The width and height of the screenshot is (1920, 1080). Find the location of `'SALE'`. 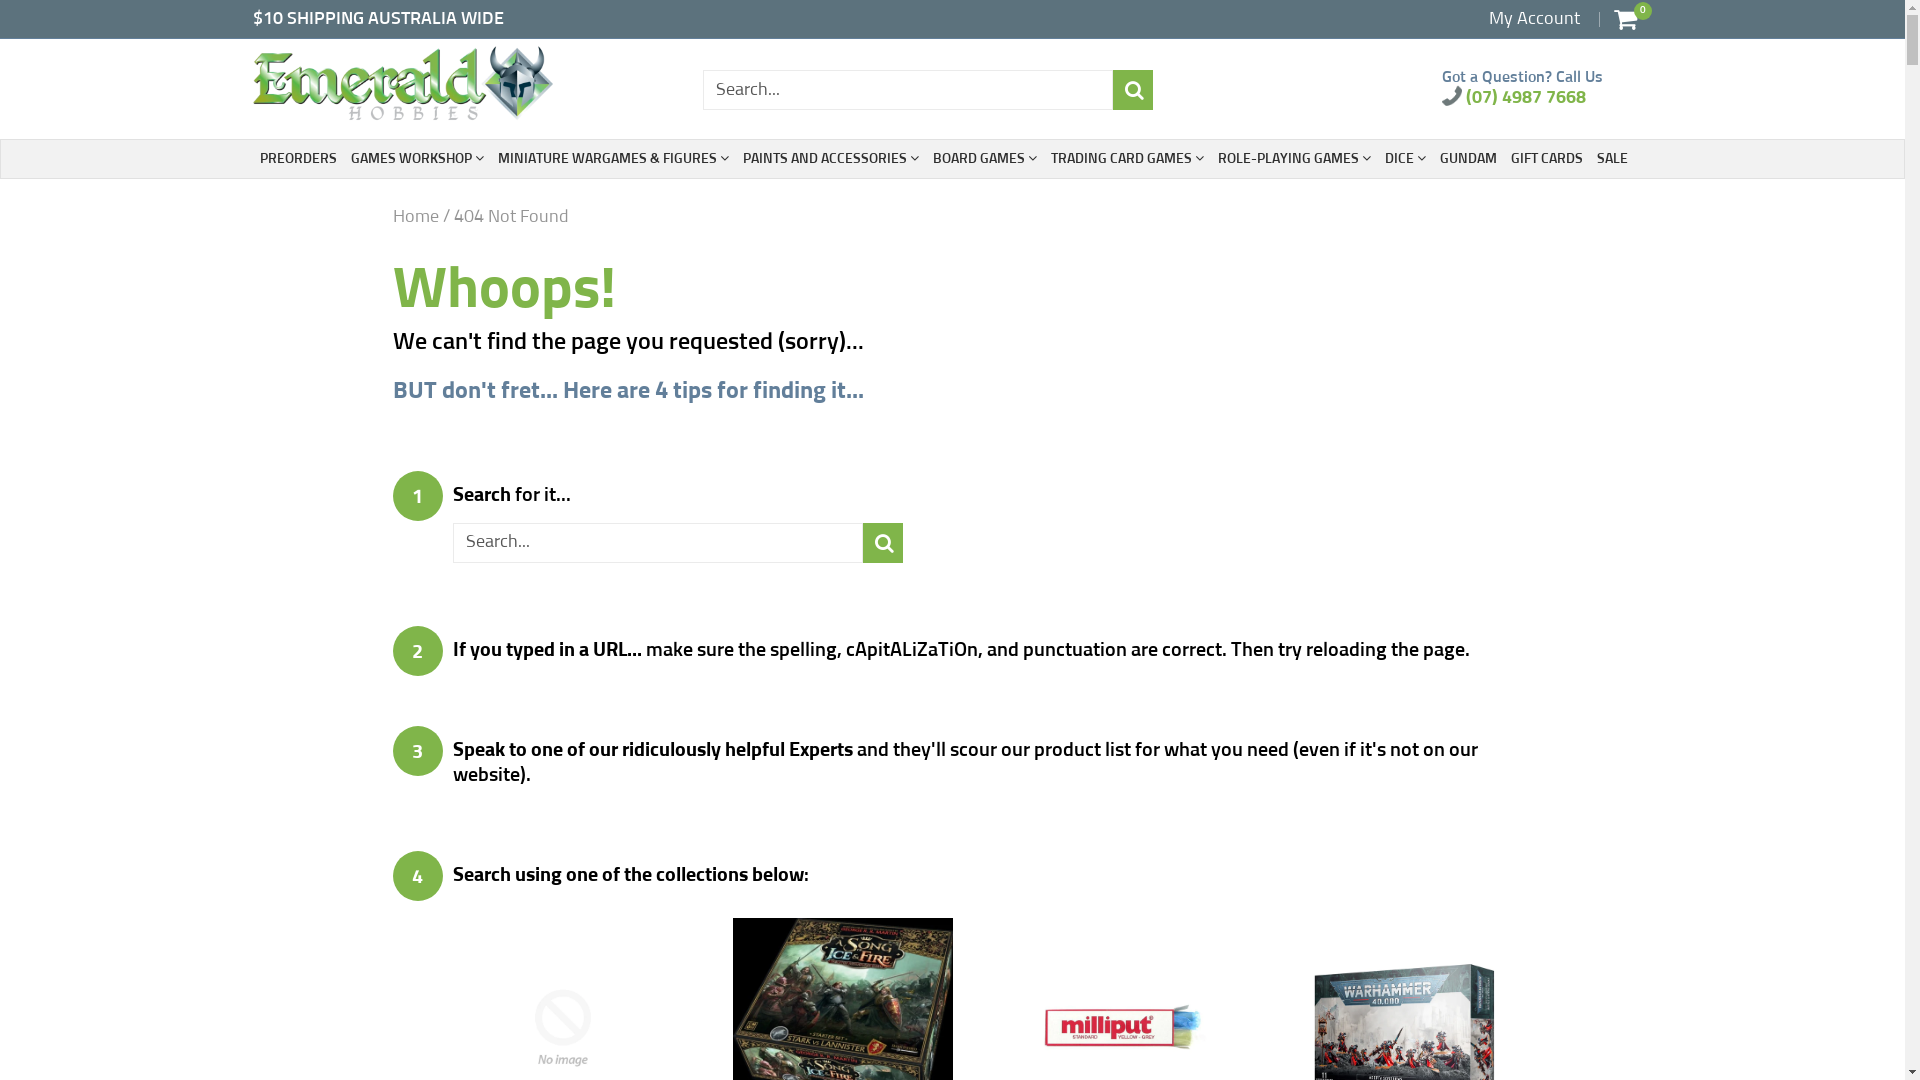

'SALE' is located at coordinates (1611, 157).